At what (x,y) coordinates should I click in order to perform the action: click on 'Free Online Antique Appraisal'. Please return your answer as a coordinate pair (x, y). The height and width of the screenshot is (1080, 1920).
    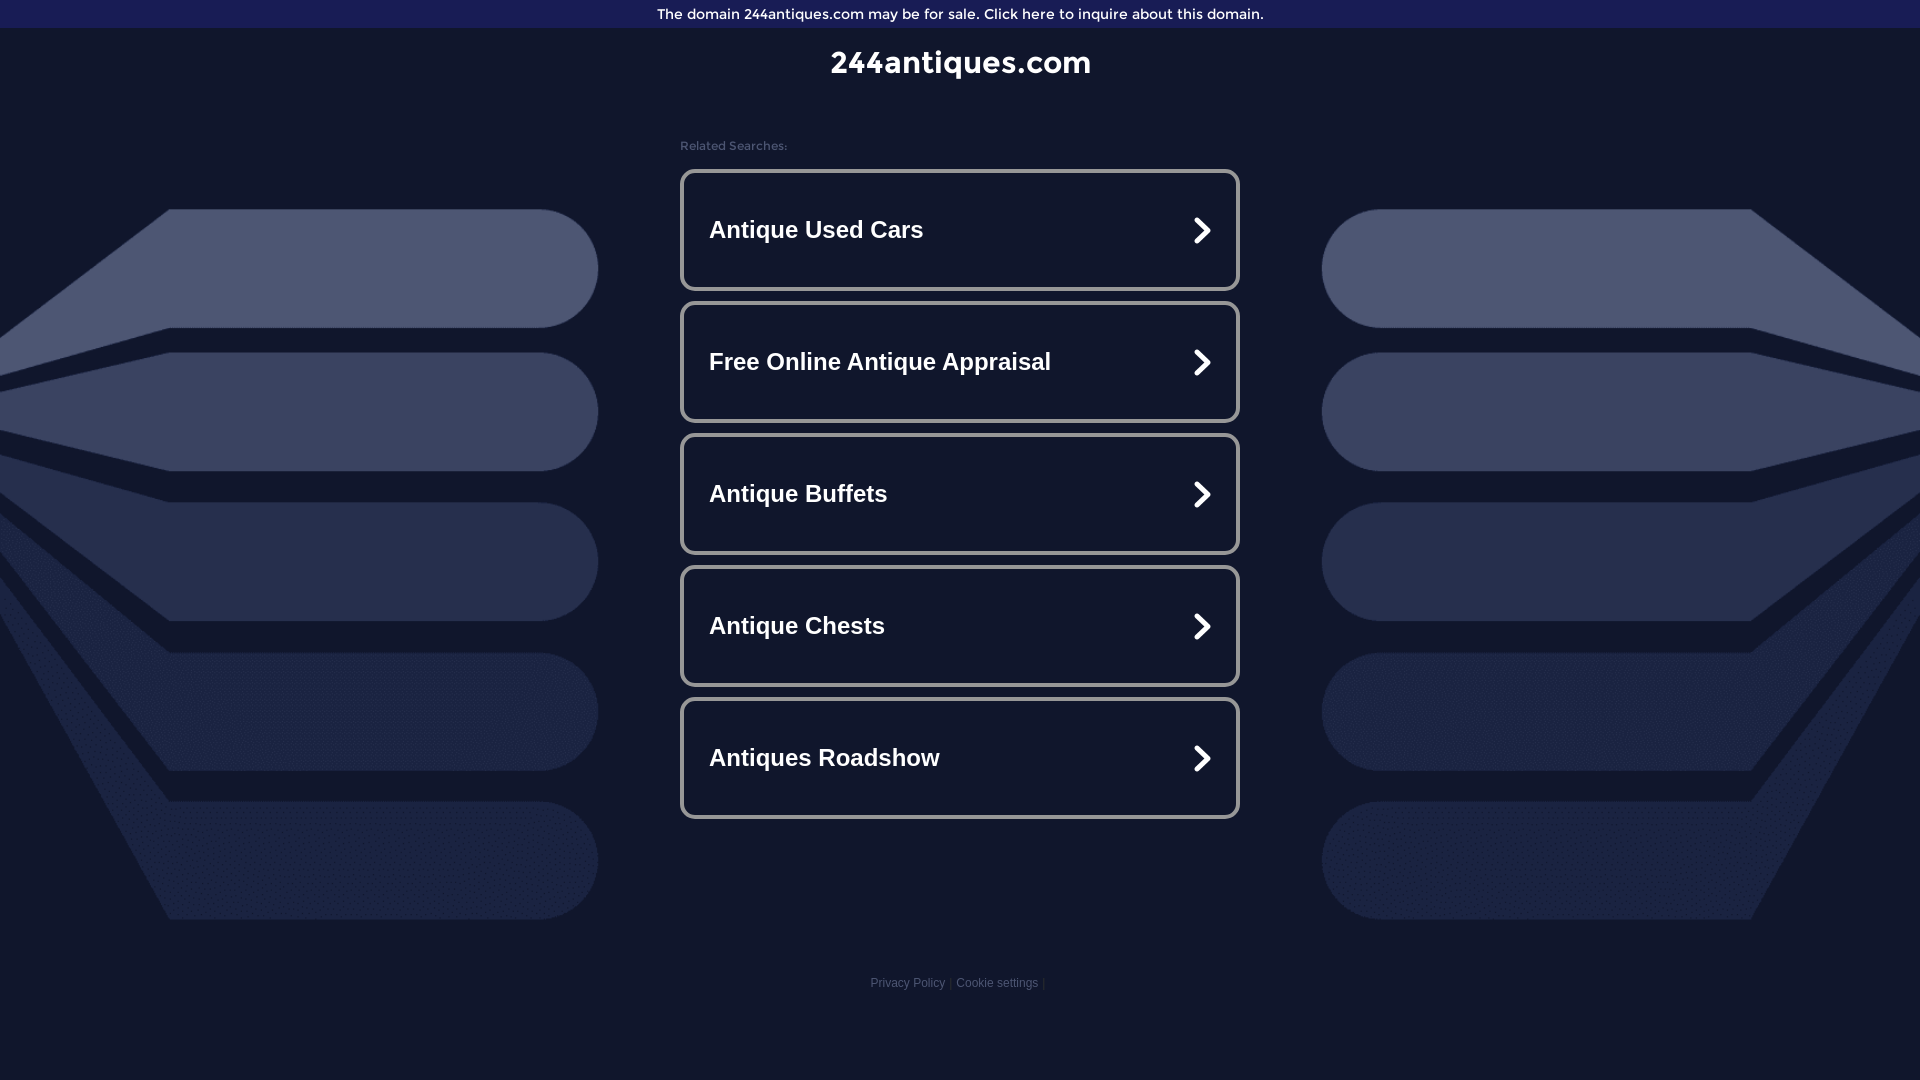
    Looking at the image, I should click on (960, 362).